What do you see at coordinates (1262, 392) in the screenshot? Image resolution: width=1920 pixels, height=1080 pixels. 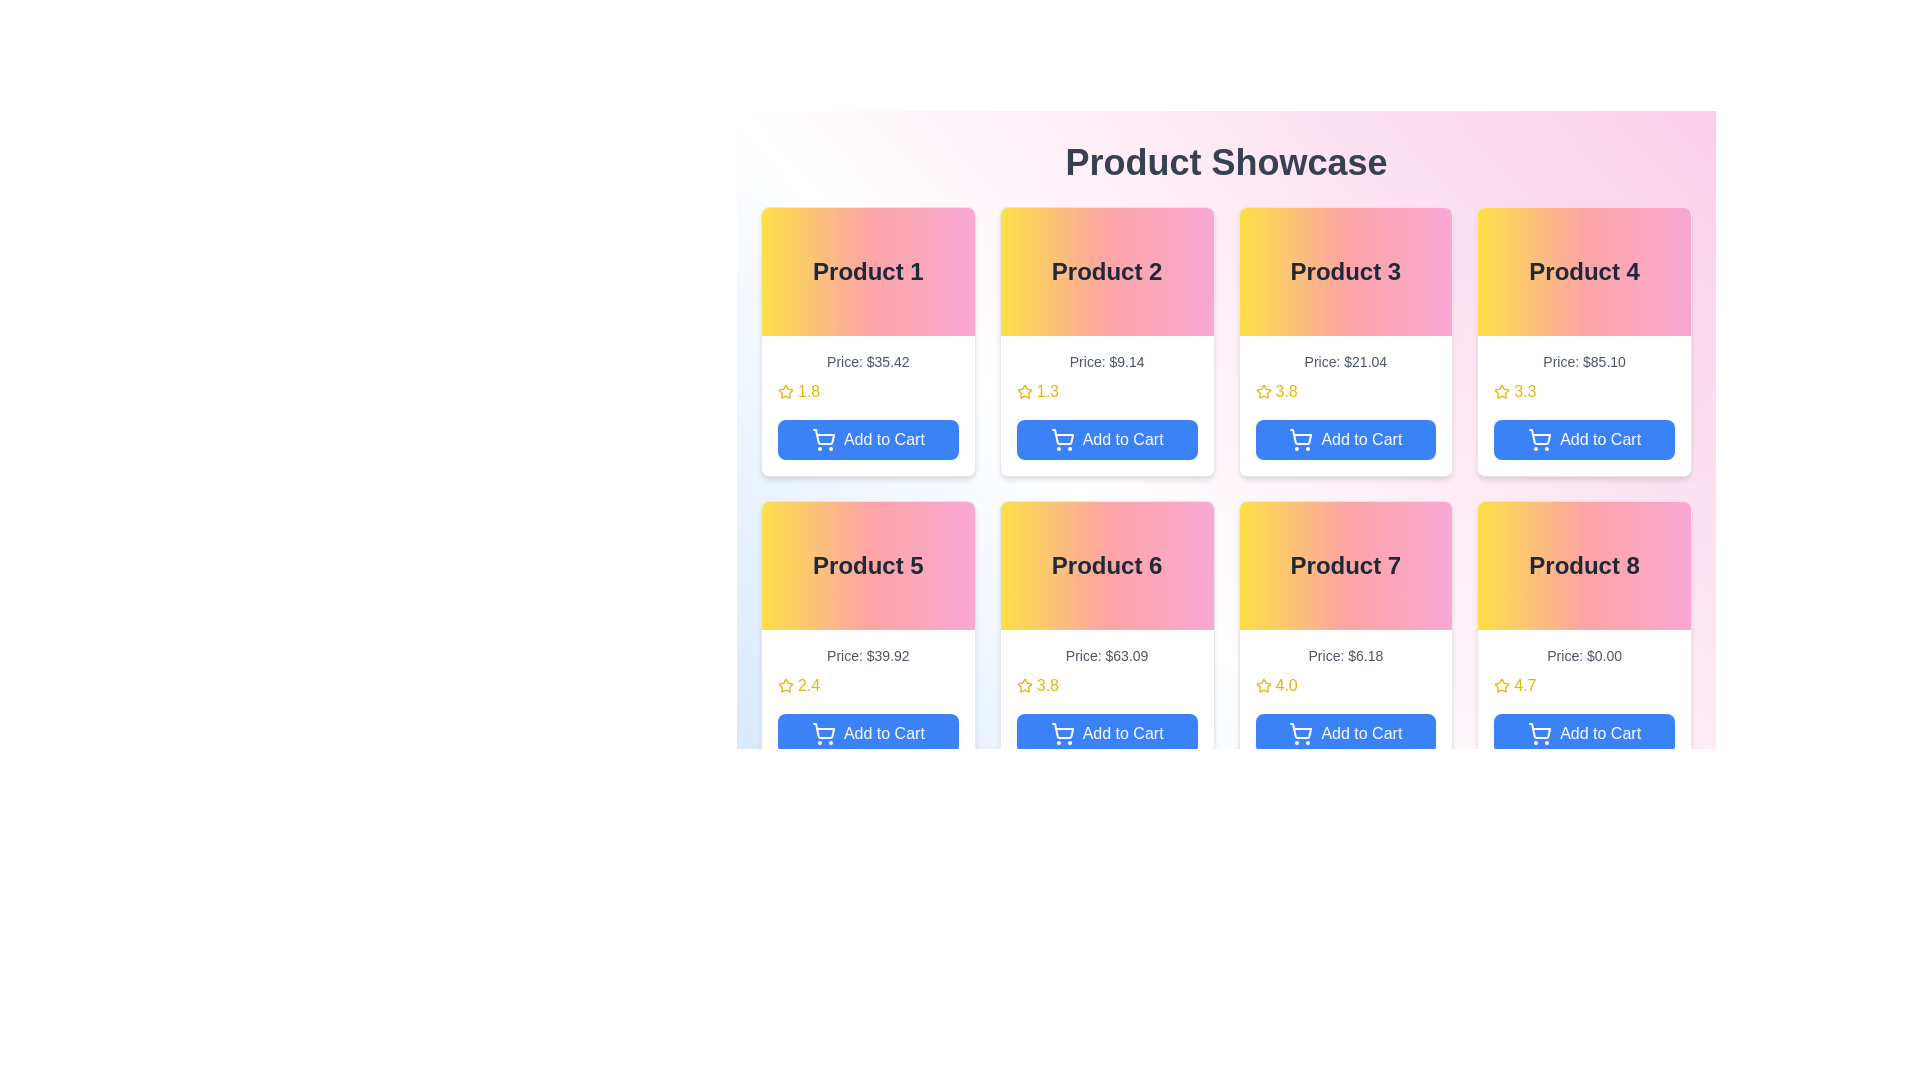 I see `the star-shaped yellow icon representing the rating for 'Product 3', which is located to the left of the rating value '3.8'` at bounding box center [1262, 392].